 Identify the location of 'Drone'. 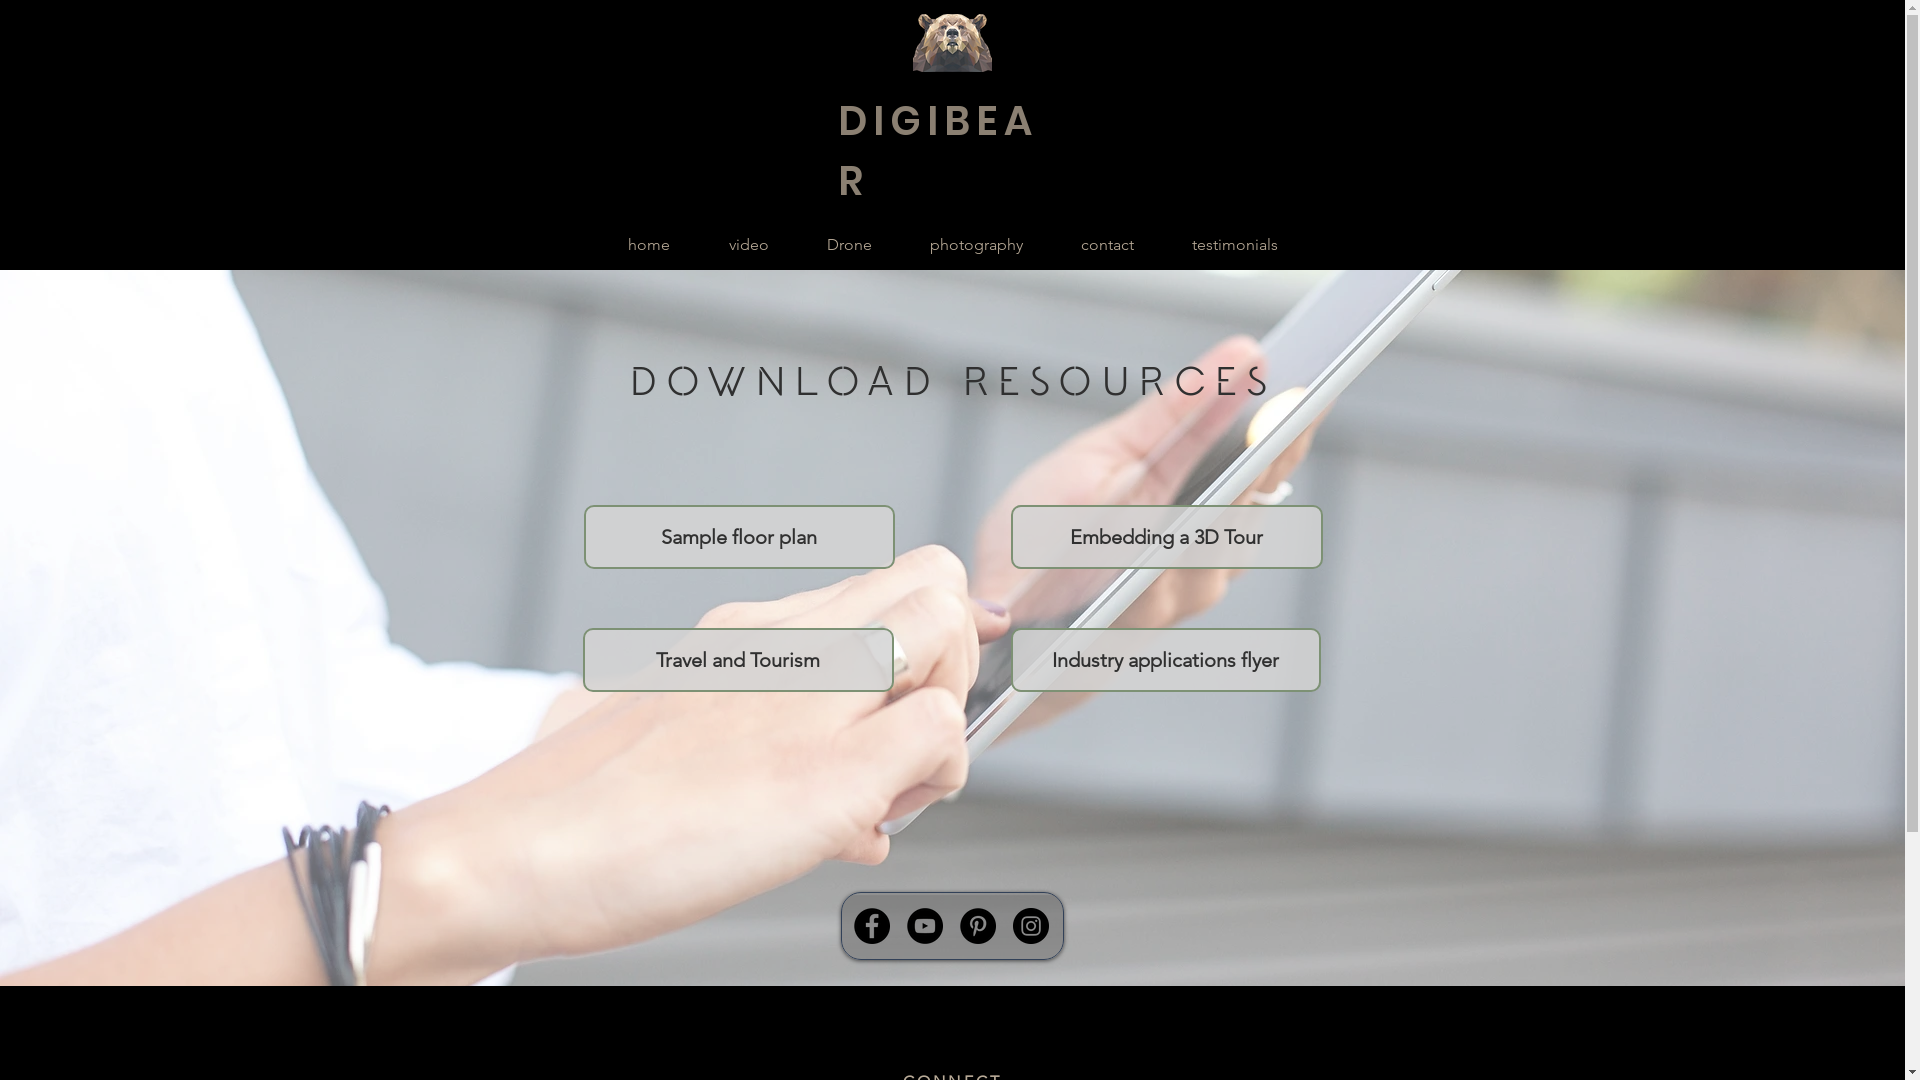
(849, 244).